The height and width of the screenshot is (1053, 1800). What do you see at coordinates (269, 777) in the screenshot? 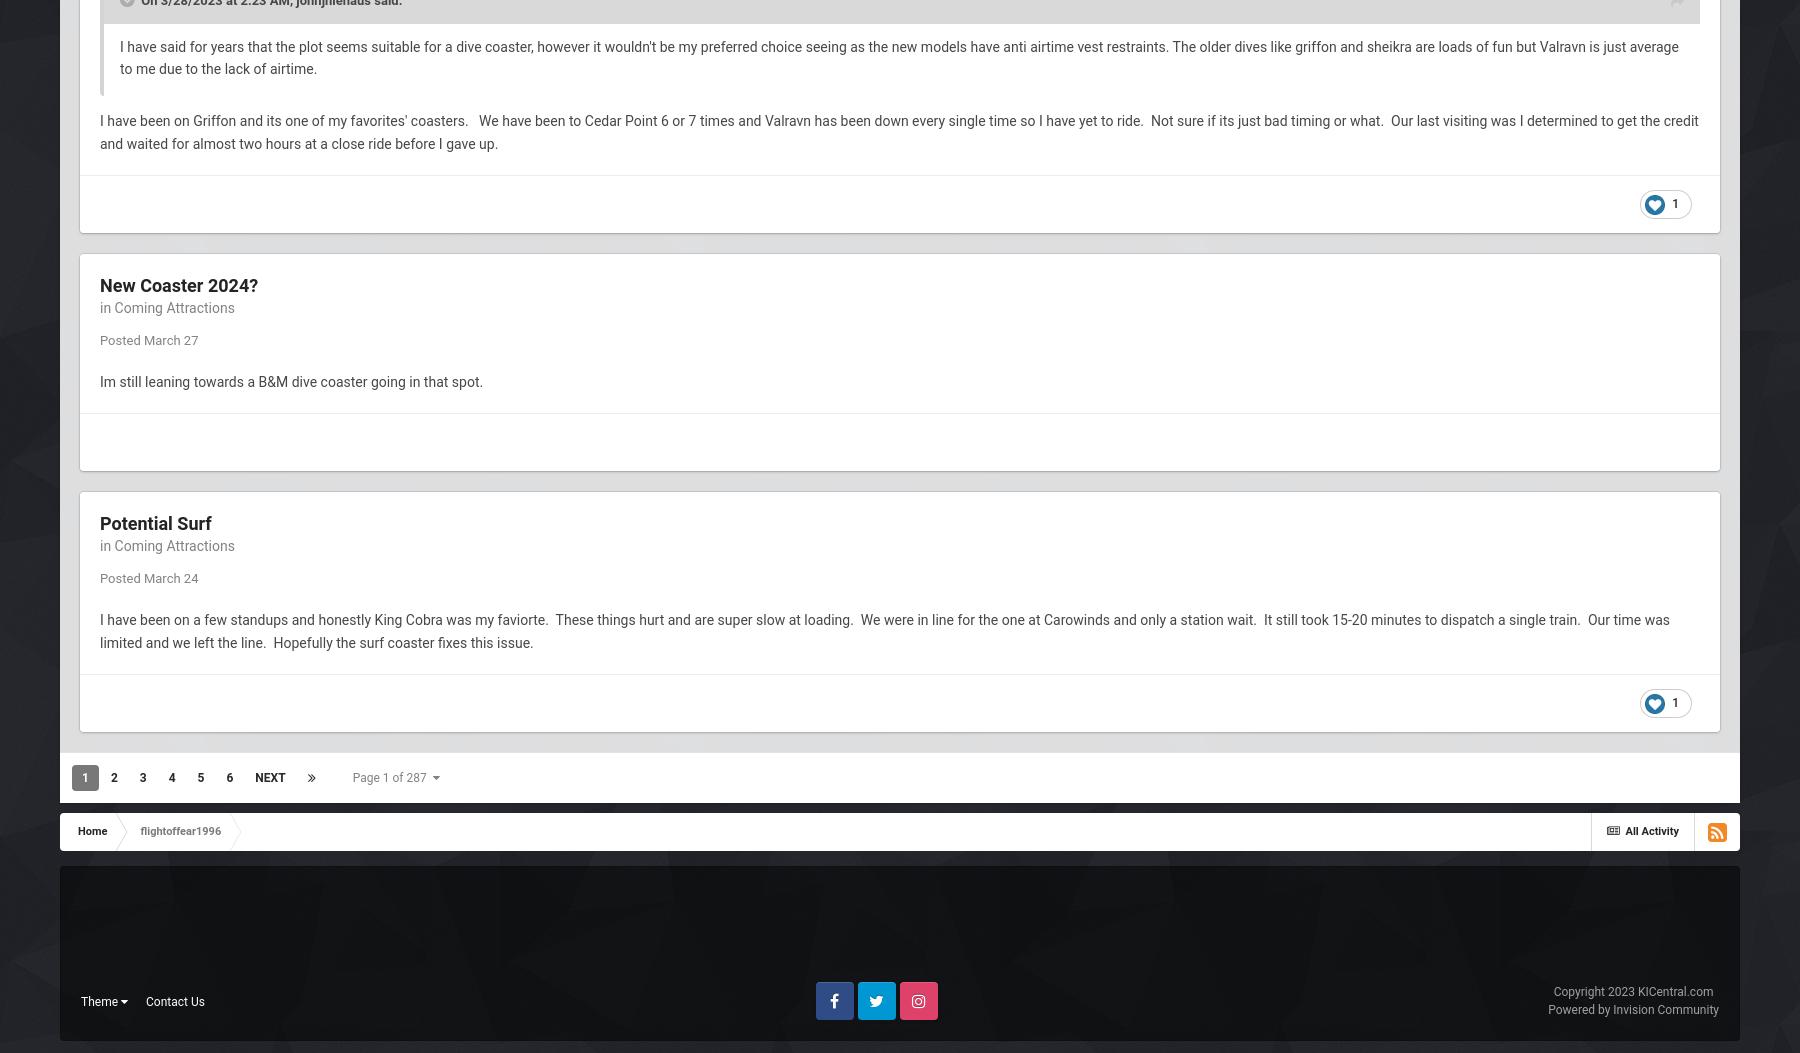
I see `'Next'` at bounding box center [269, 777].